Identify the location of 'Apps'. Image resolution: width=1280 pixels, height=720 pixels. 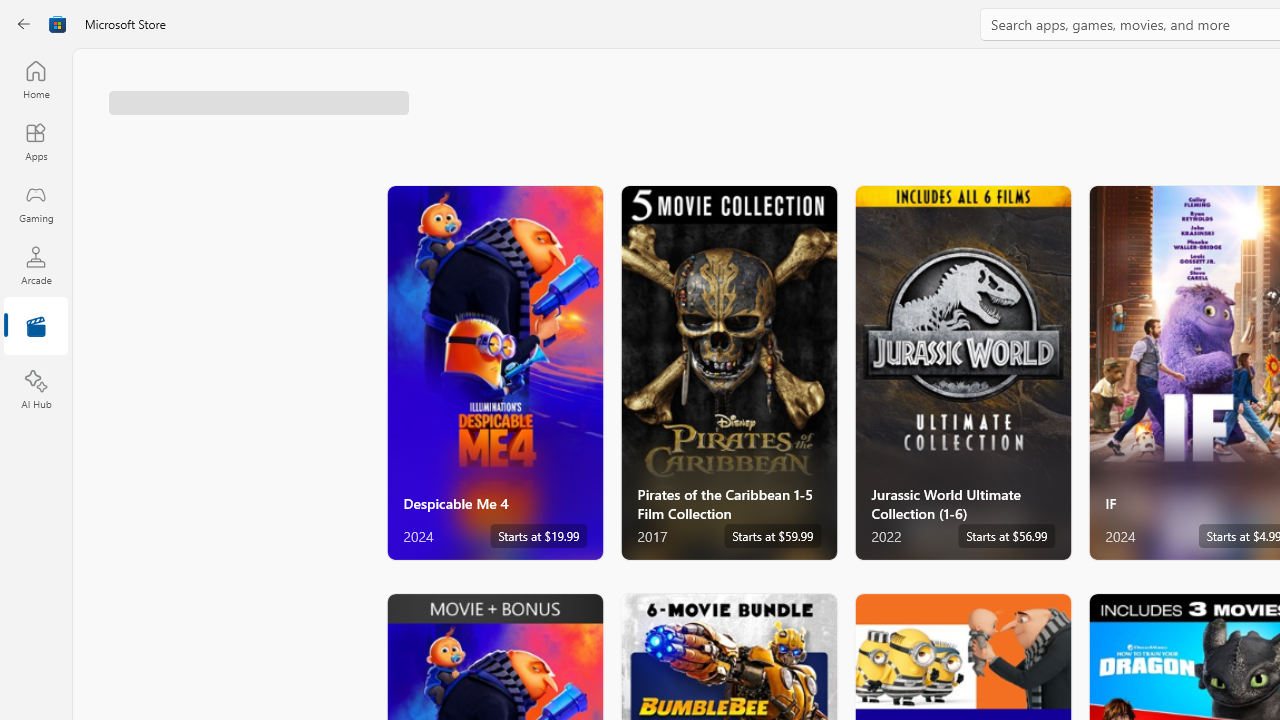
(35, 140).